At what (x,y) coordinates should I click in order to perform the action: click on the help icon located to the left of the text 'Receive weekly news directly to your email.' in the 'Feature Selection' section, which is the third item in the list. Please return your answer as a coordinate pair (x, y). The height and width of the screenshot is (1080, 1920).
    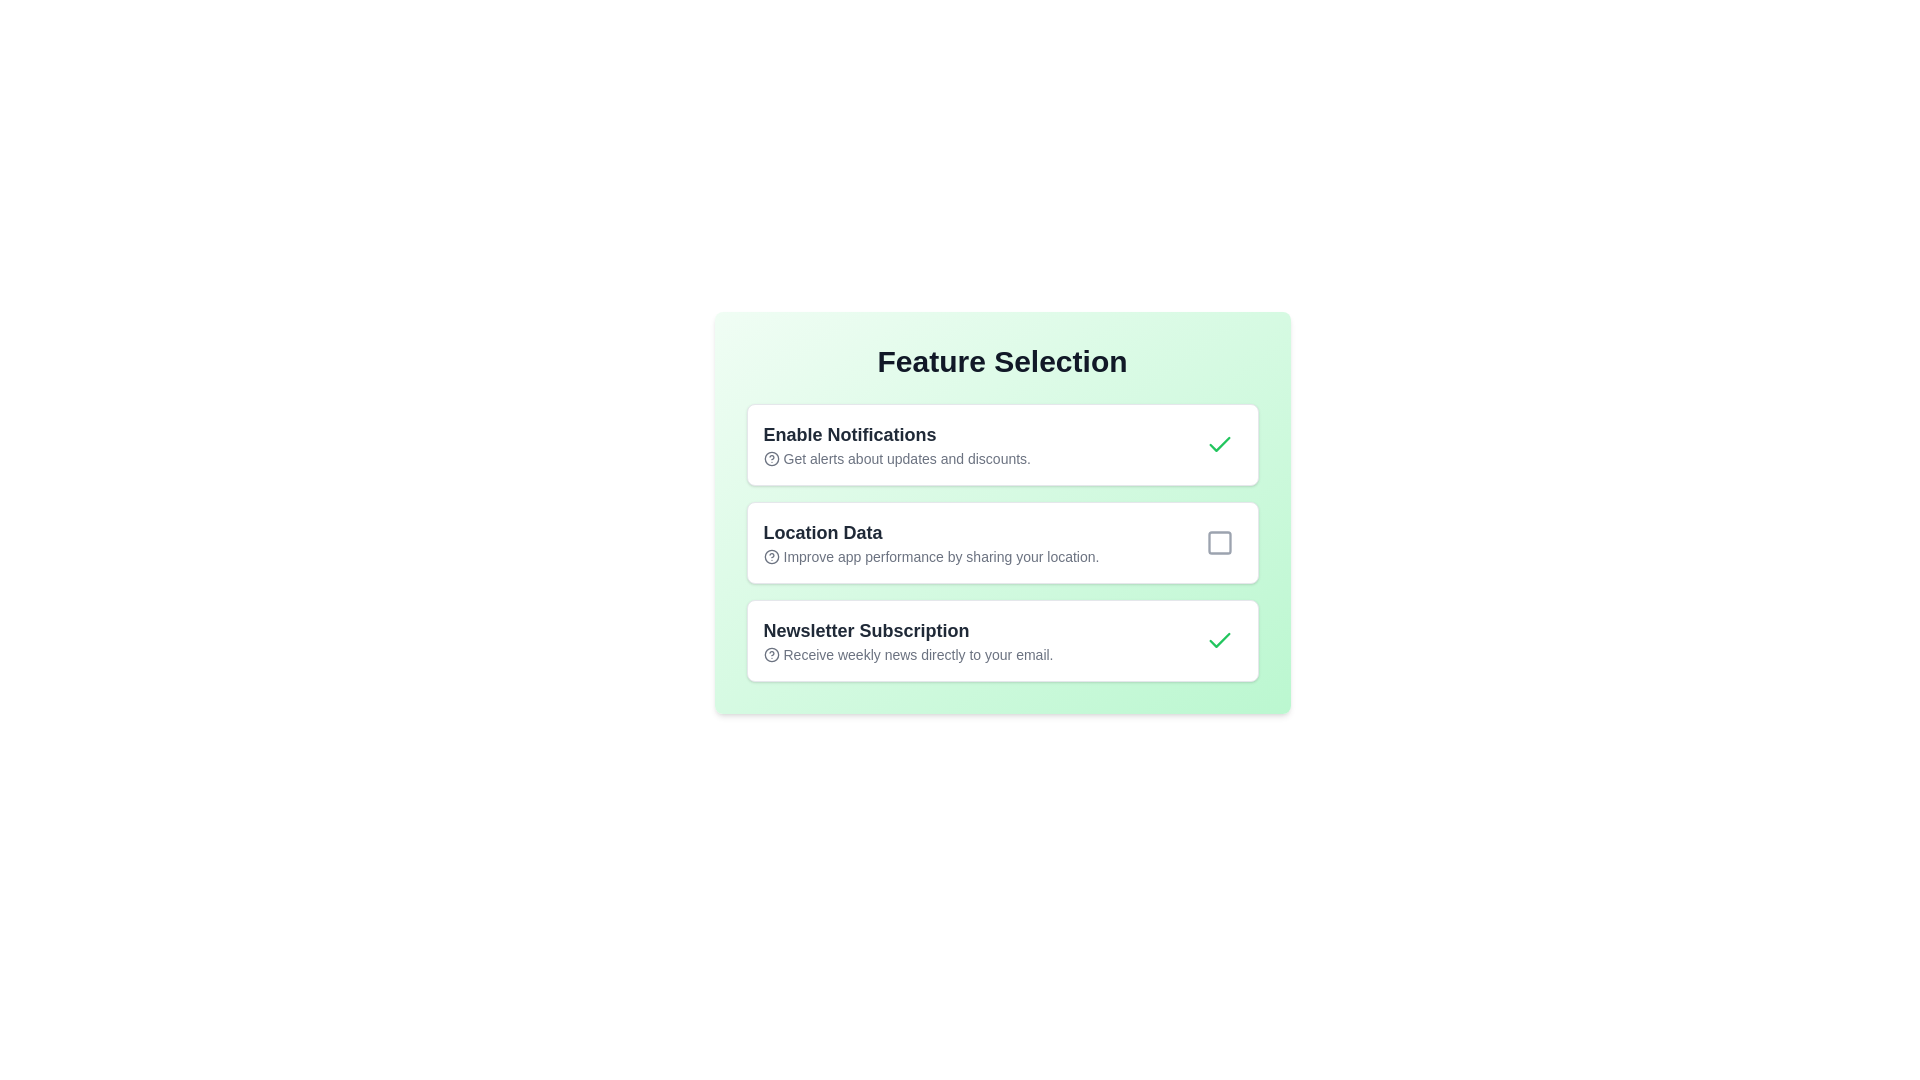
    Looking at the image, I should click on (770, 655).